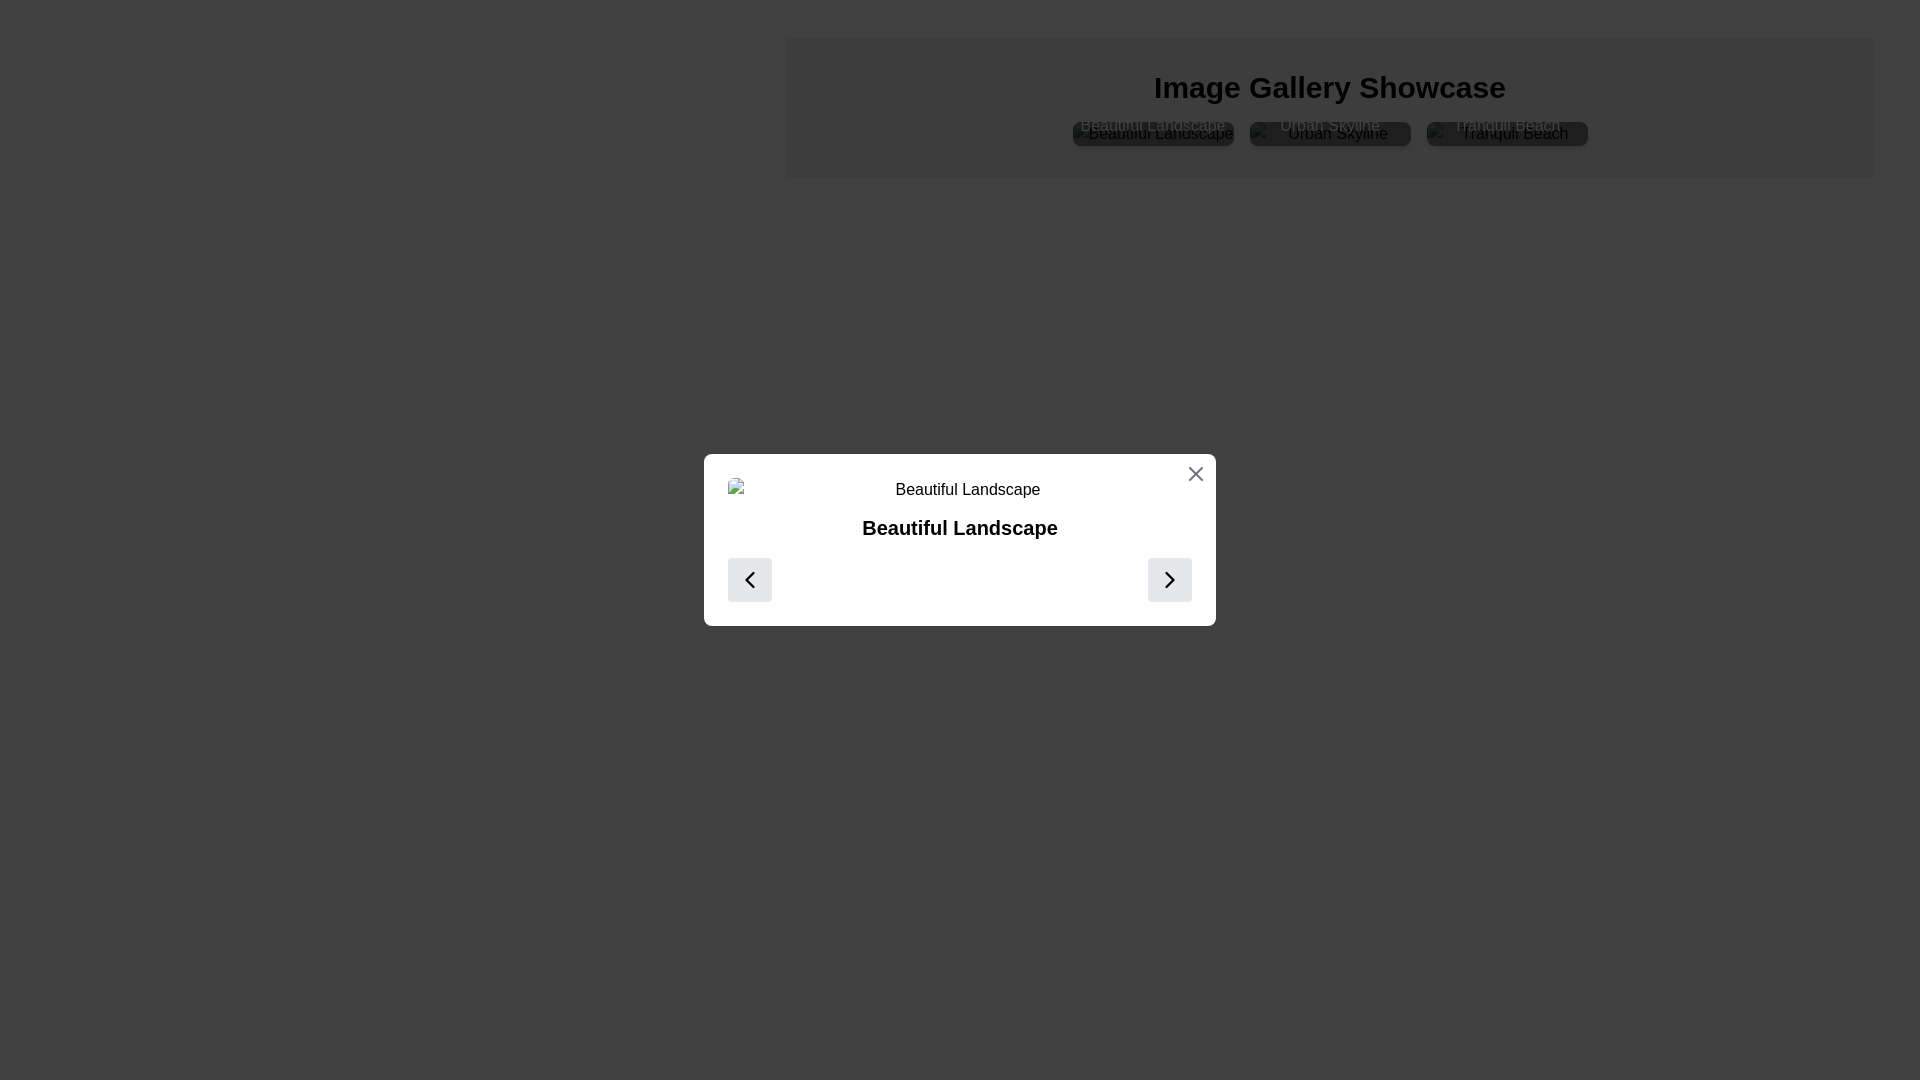 This screenshot has width=1920, height=1080. What do you see at coordinates (1507, 134) in the screenshot?
I see `on the 'Tranquil Beach' image card, which displays an image with the caption 'Tranquil Beach' in white text against a black semi-transparent background, located as the rightmost card in a grid layout` at bounding box center [1507, 134].